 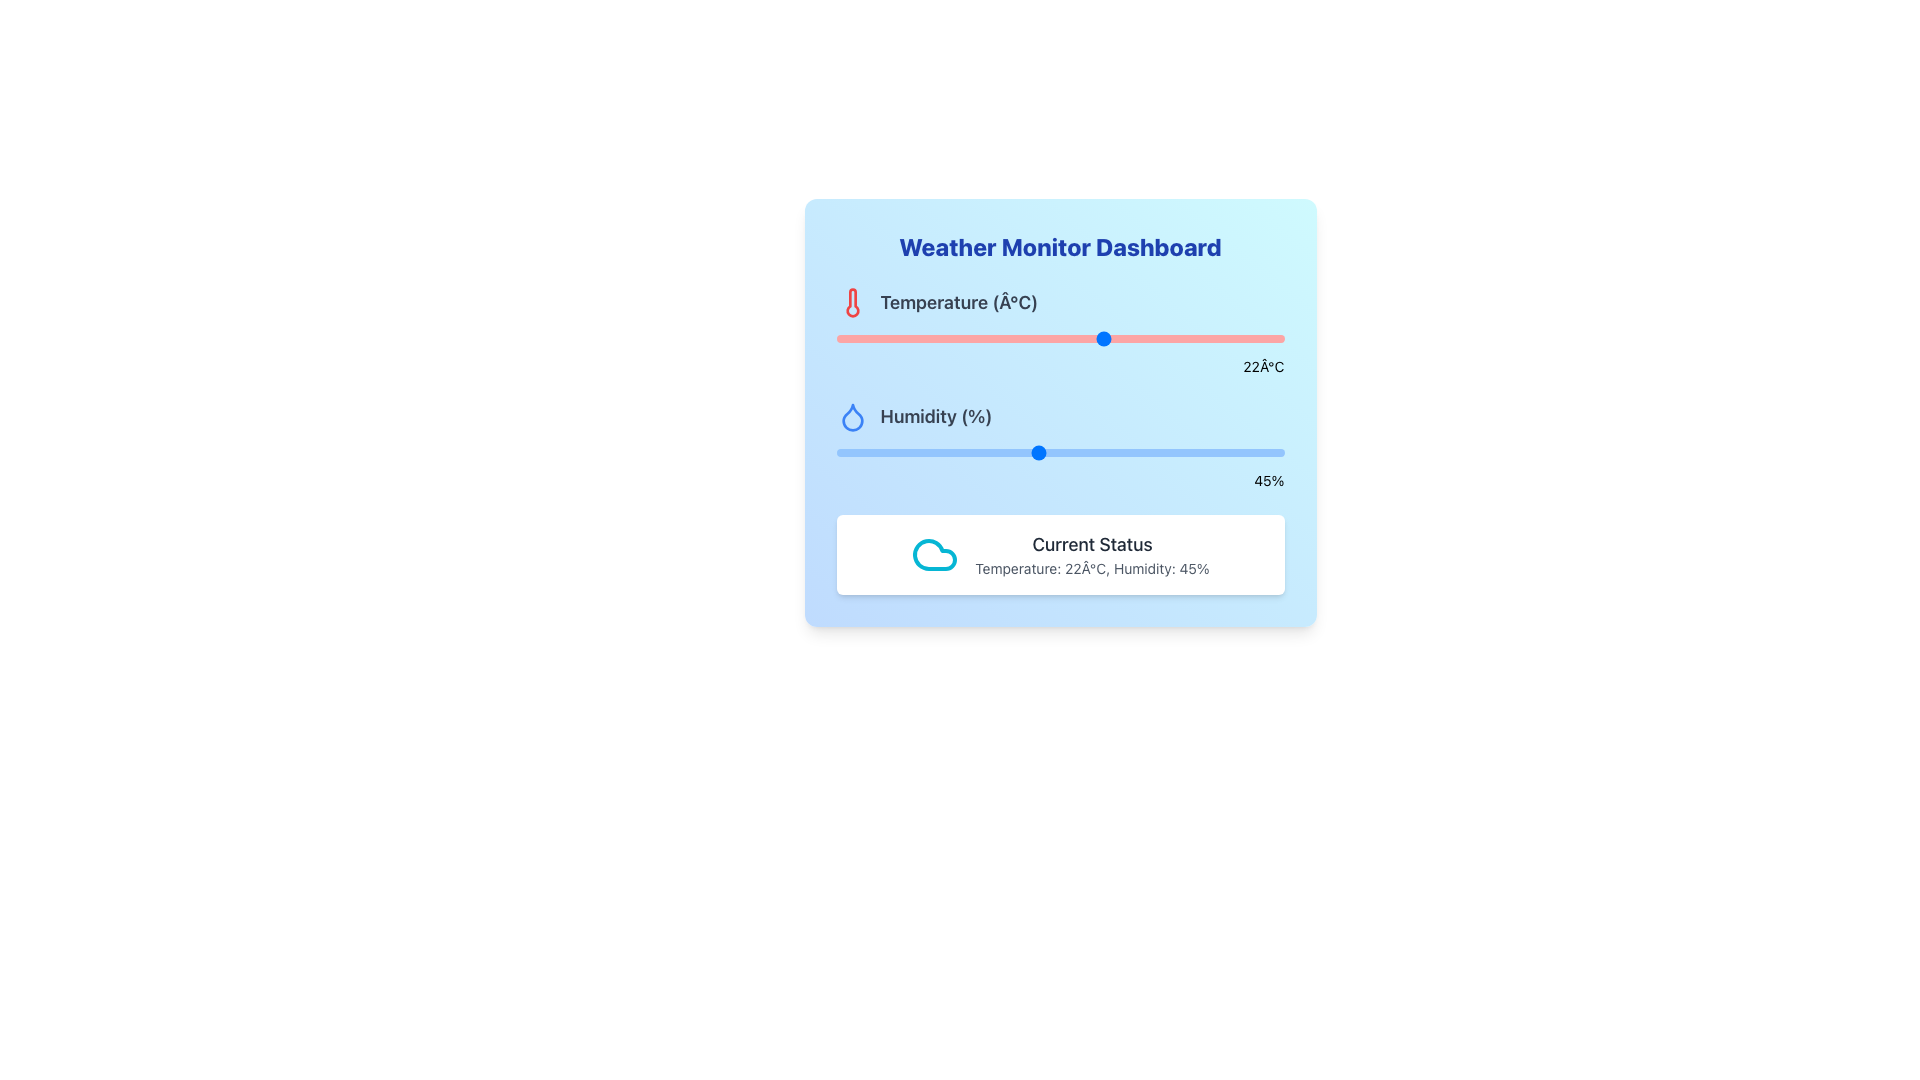 I want to click on the temperature slider, so click(x=964, y=338).